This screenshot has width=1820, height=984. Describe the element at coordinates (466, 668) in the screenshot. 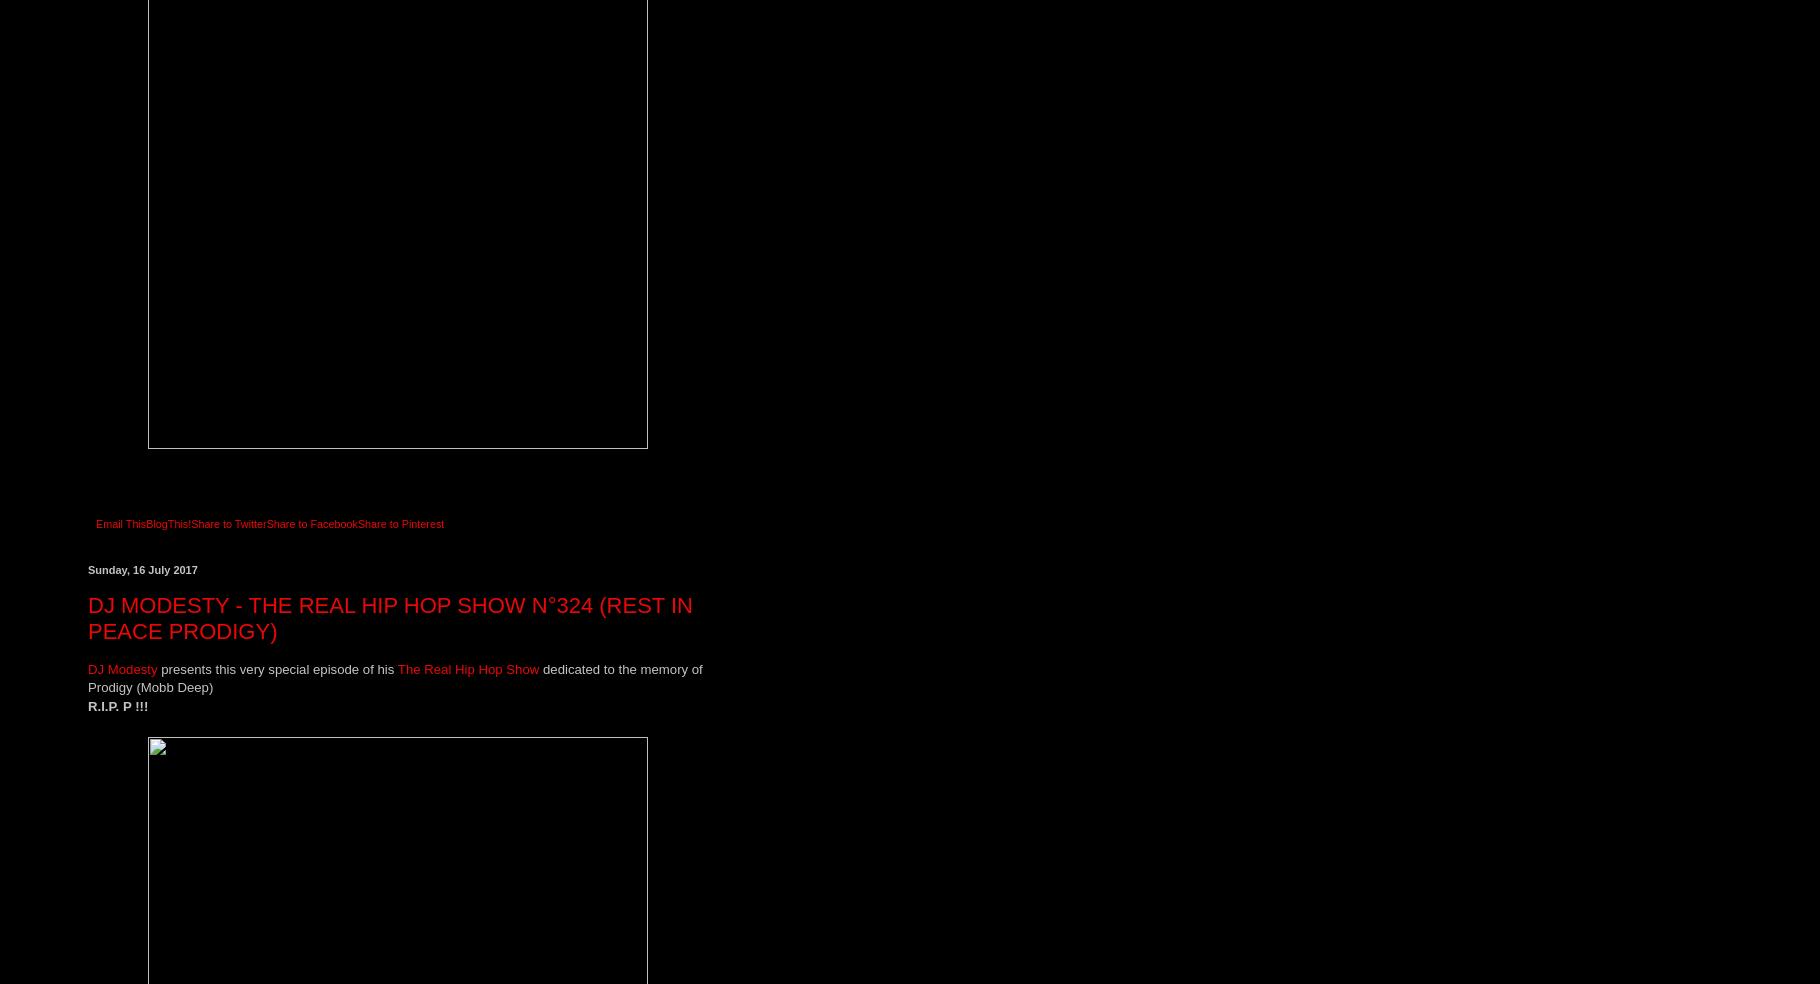

I see `'The Real Hip Hop Show'` at that location.